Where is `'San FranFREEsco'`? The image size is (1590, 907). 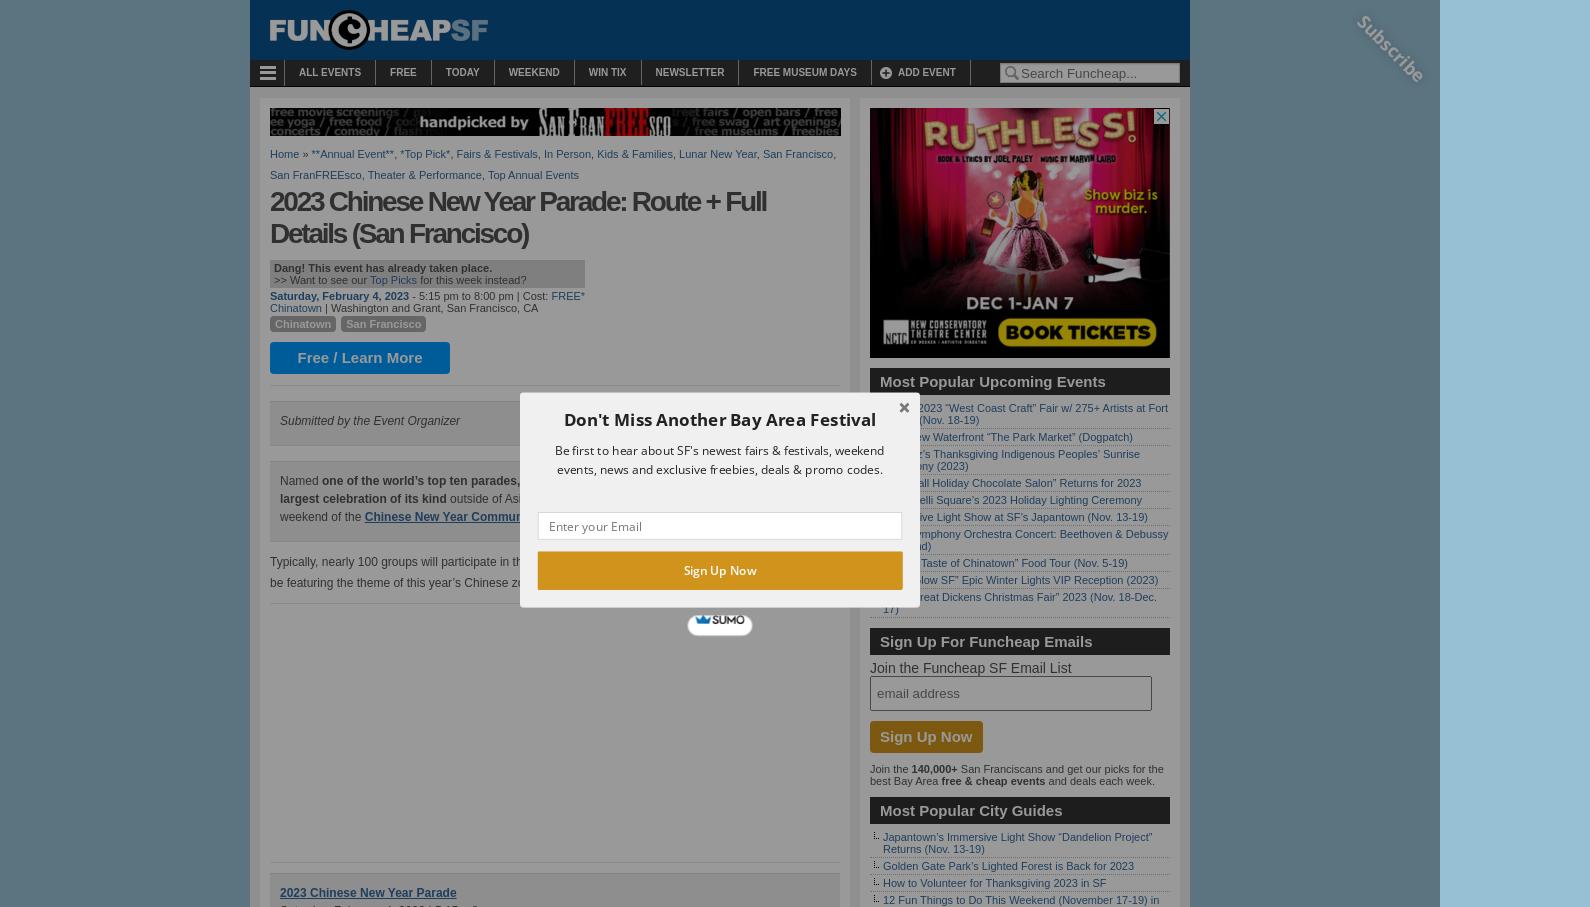
'San FranFREEsco' is located at coordinates (315, 173).